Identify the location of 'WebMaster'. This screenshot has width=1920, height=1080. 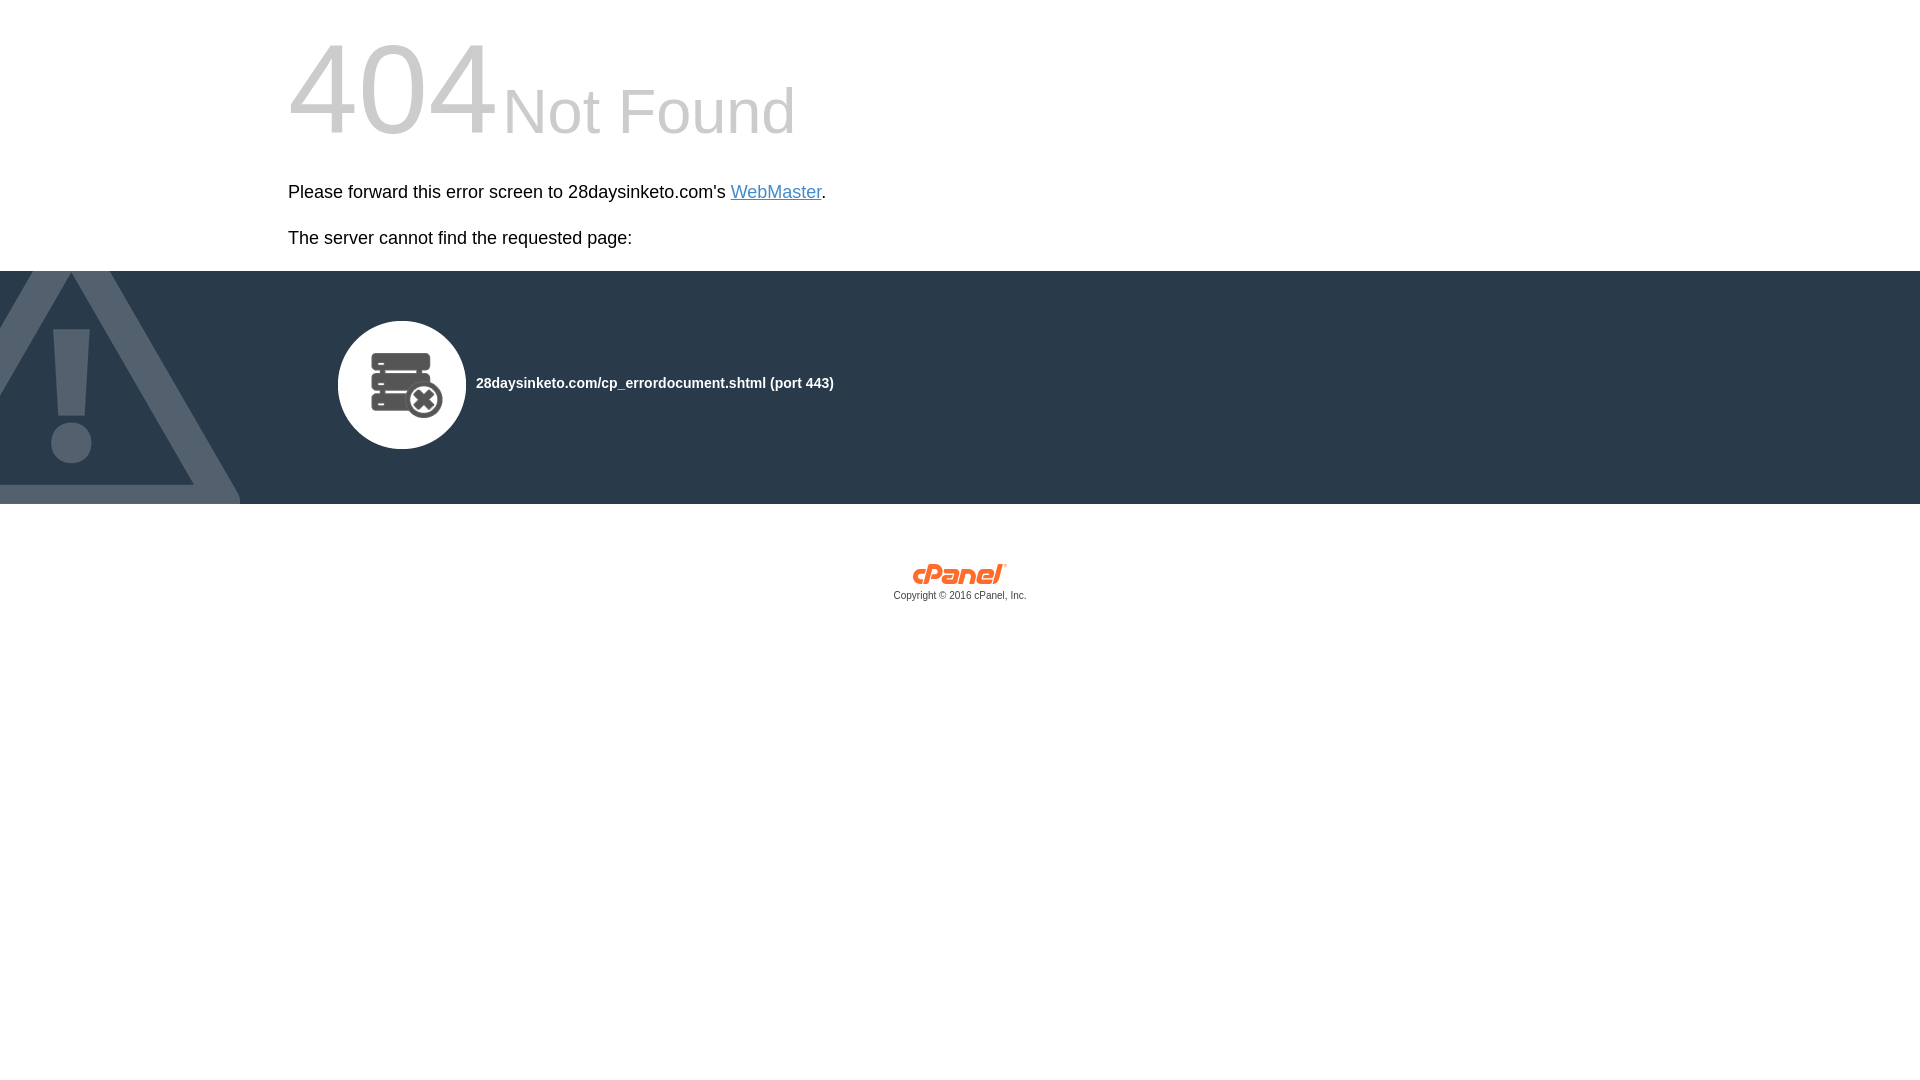
(729, 192).